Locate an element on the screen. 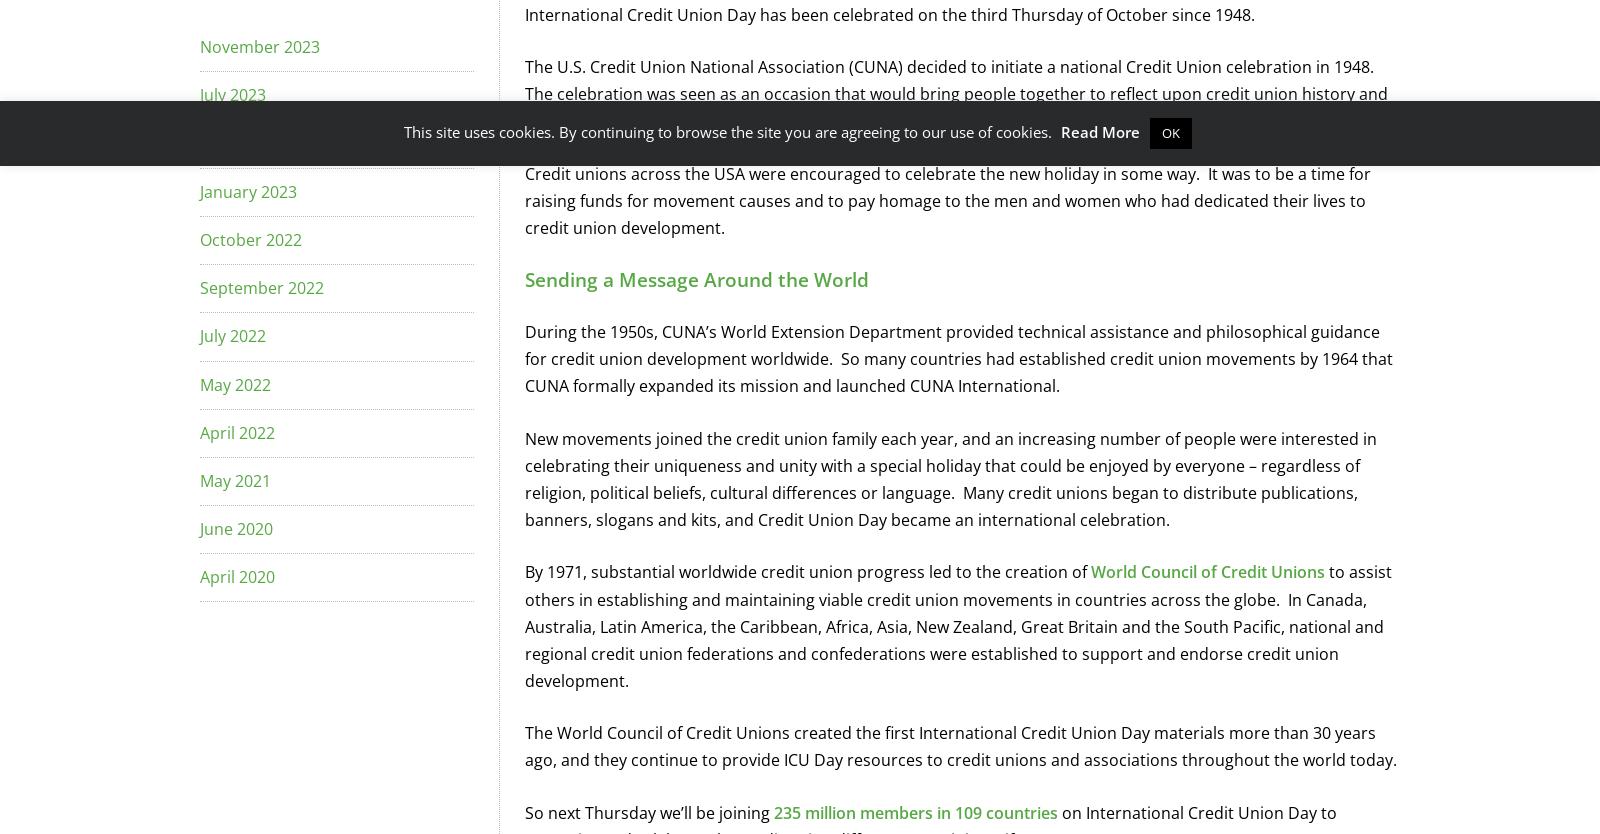 The height and width of the screenshot is (834, 1600). 'World Council of Credit Unions' is located at coordinates (1207, 572).